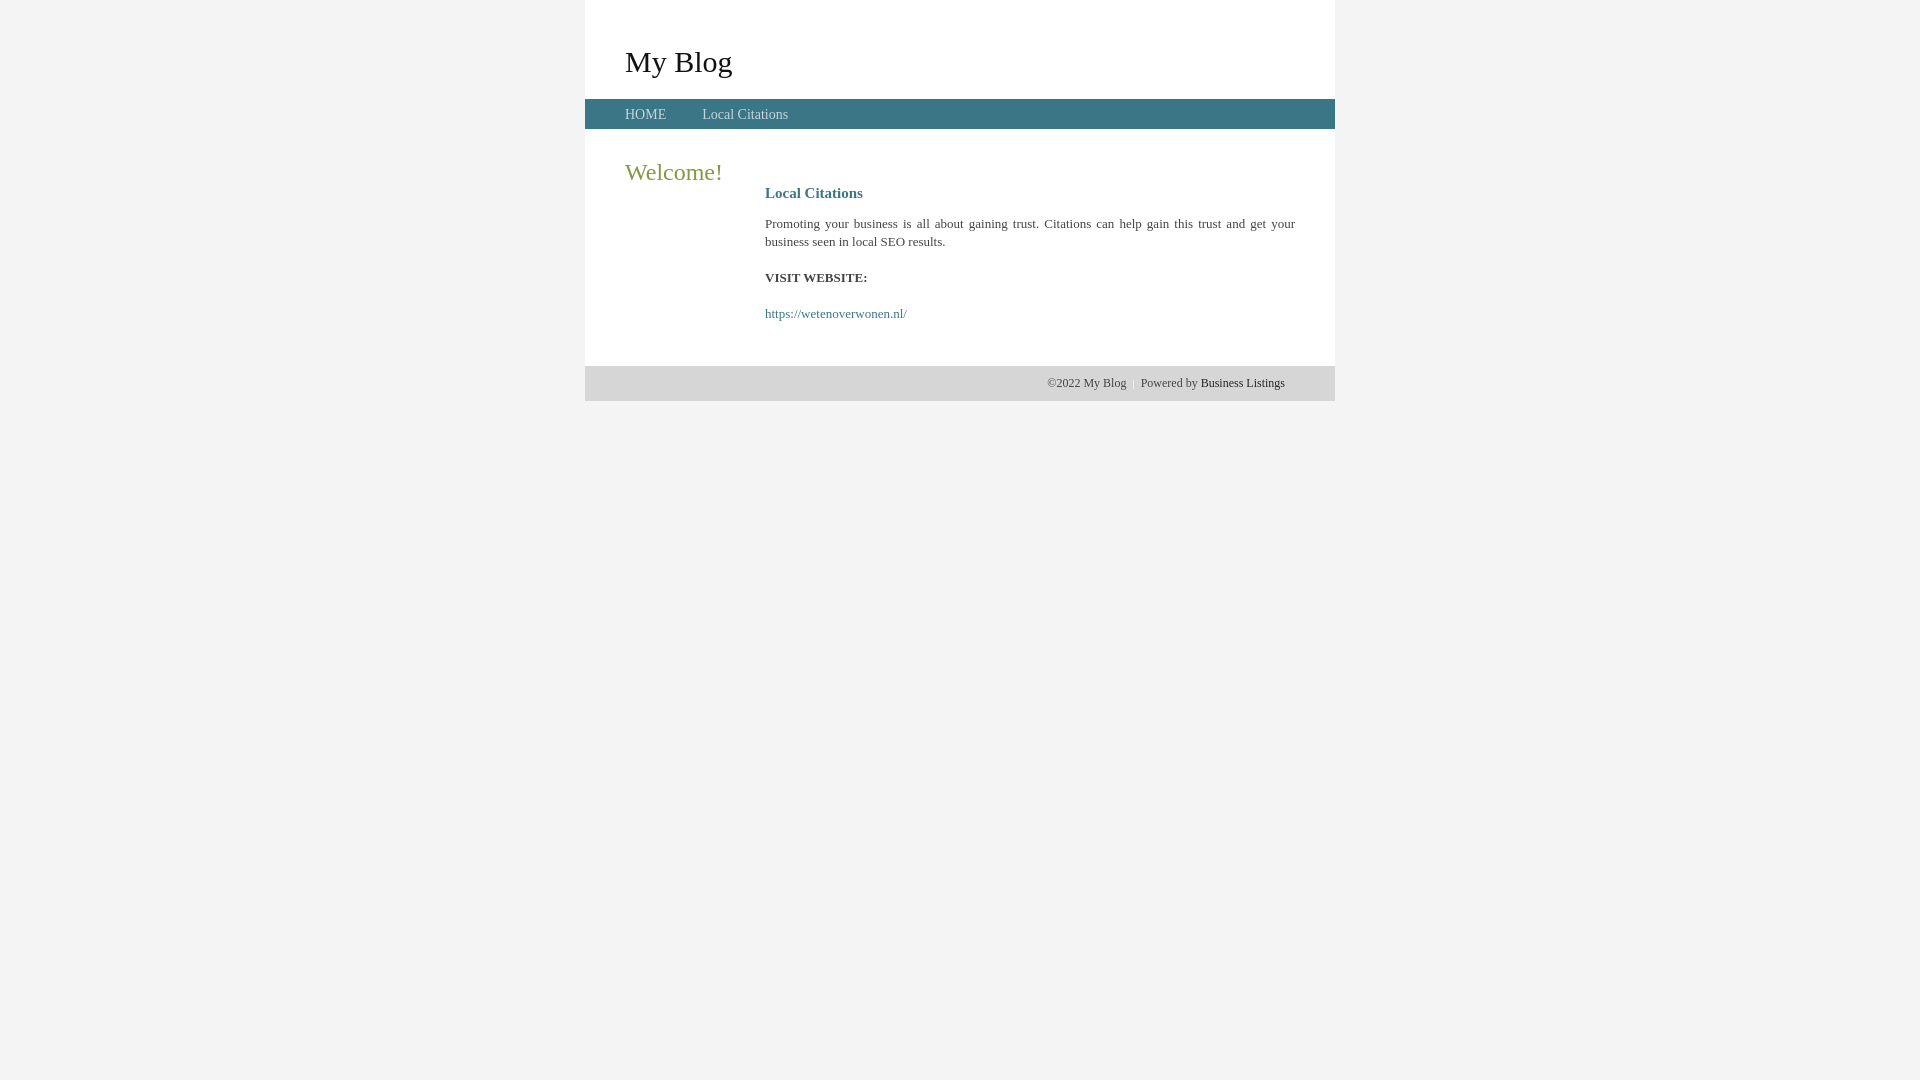 The width and height of the screenshot is (1920, 1080). What do you see at coordinates (701, 114) in the screenshot?
I see `'Local Citations'` at bounding box center [701, 114].